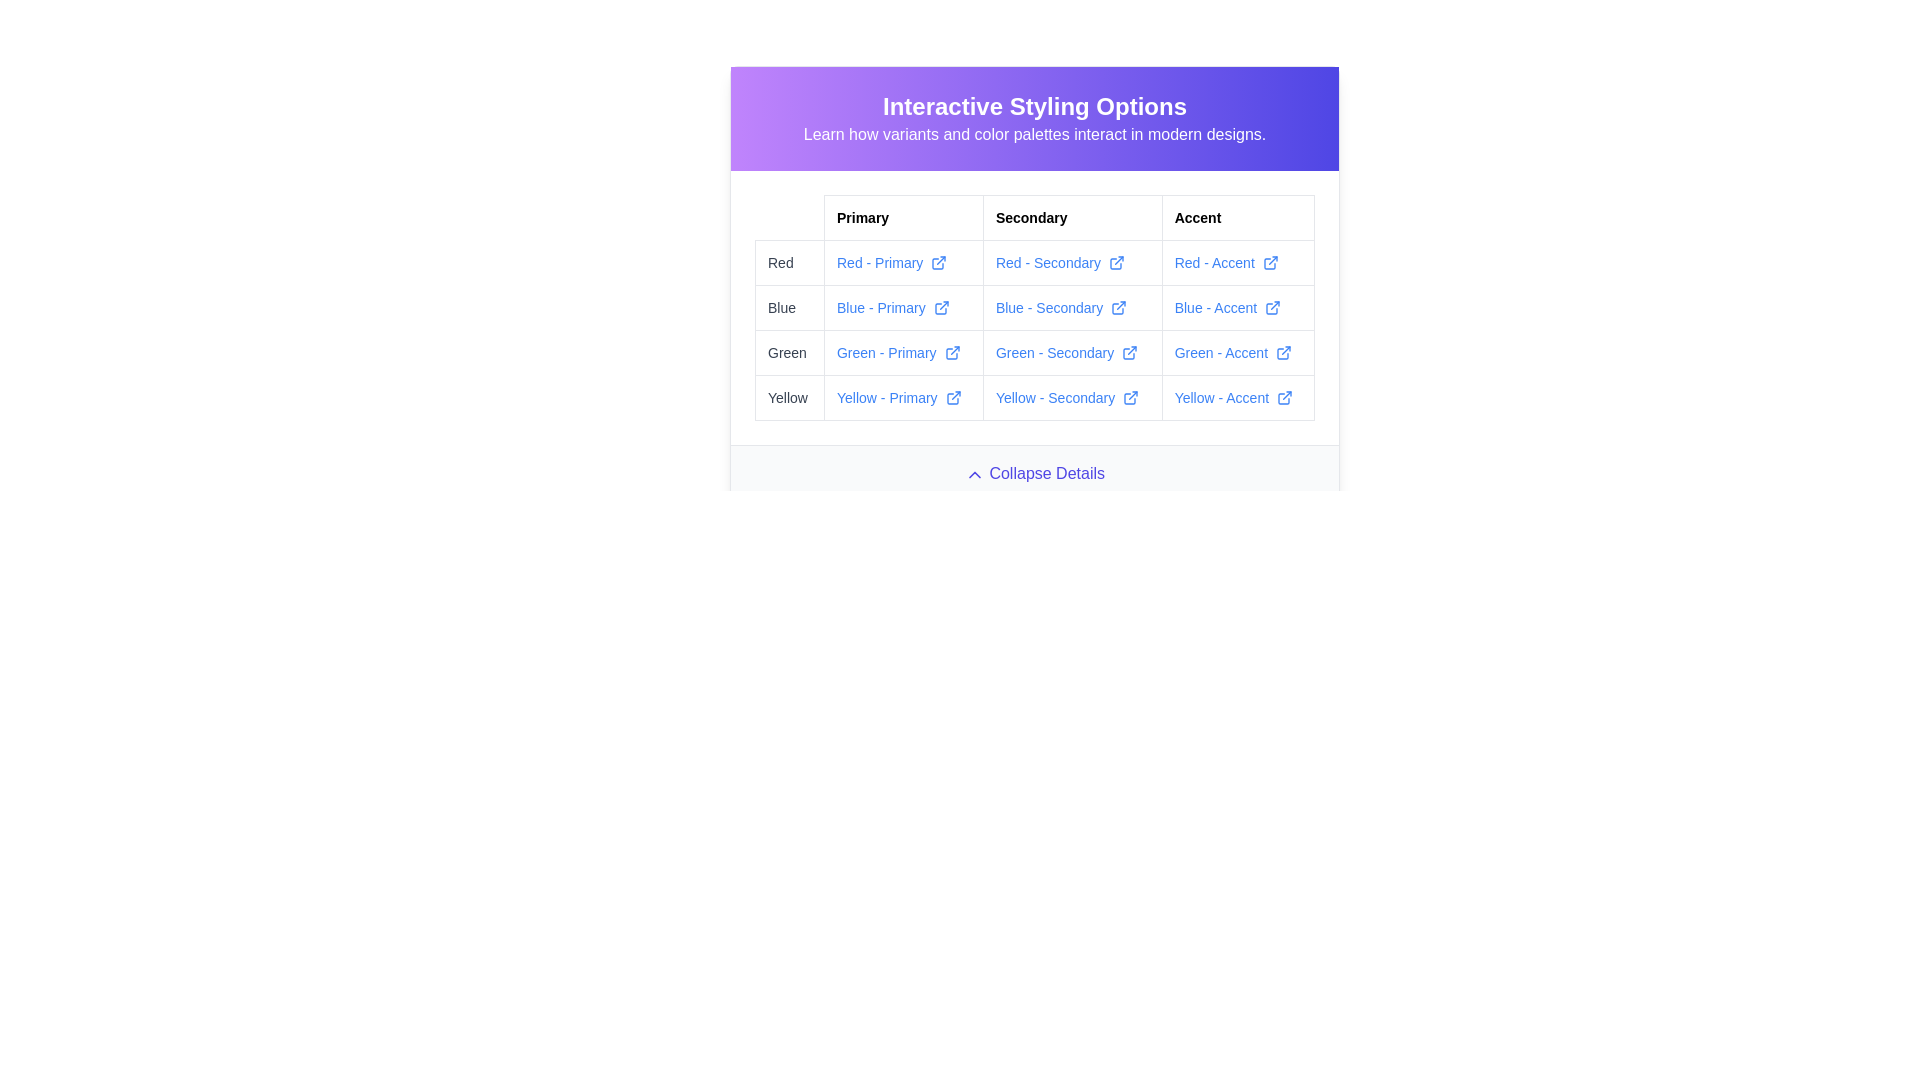 Image resolution: width=1920 pixels, height=1080 pixels. Describe the element at coordinates (1269, 261) in the screenshot. I see `the external link icon located in the 'Red - Accent' section of the styled table, aligned with the text link labeled 'Red - Accent'` at that location.